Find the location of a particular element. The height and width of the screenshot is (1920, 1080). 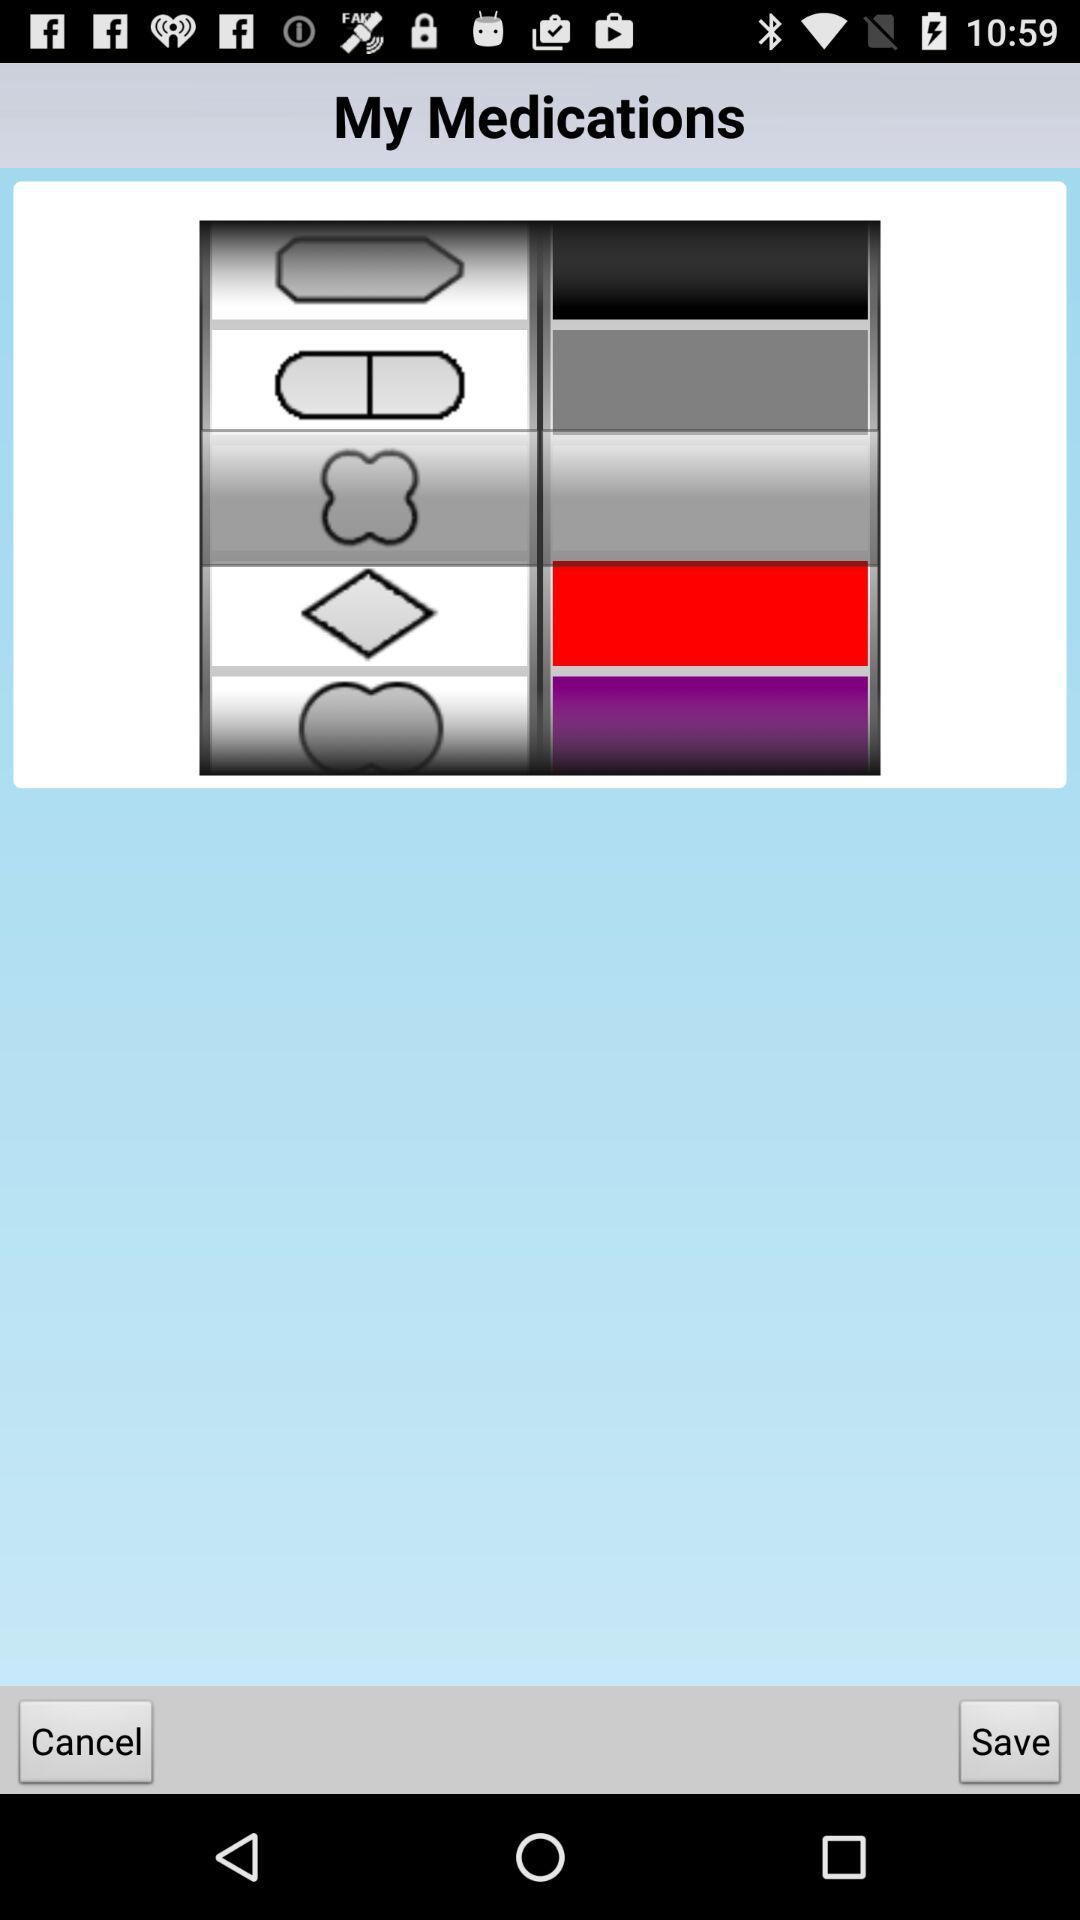

the save button is located at coordinates (1010, 1745).